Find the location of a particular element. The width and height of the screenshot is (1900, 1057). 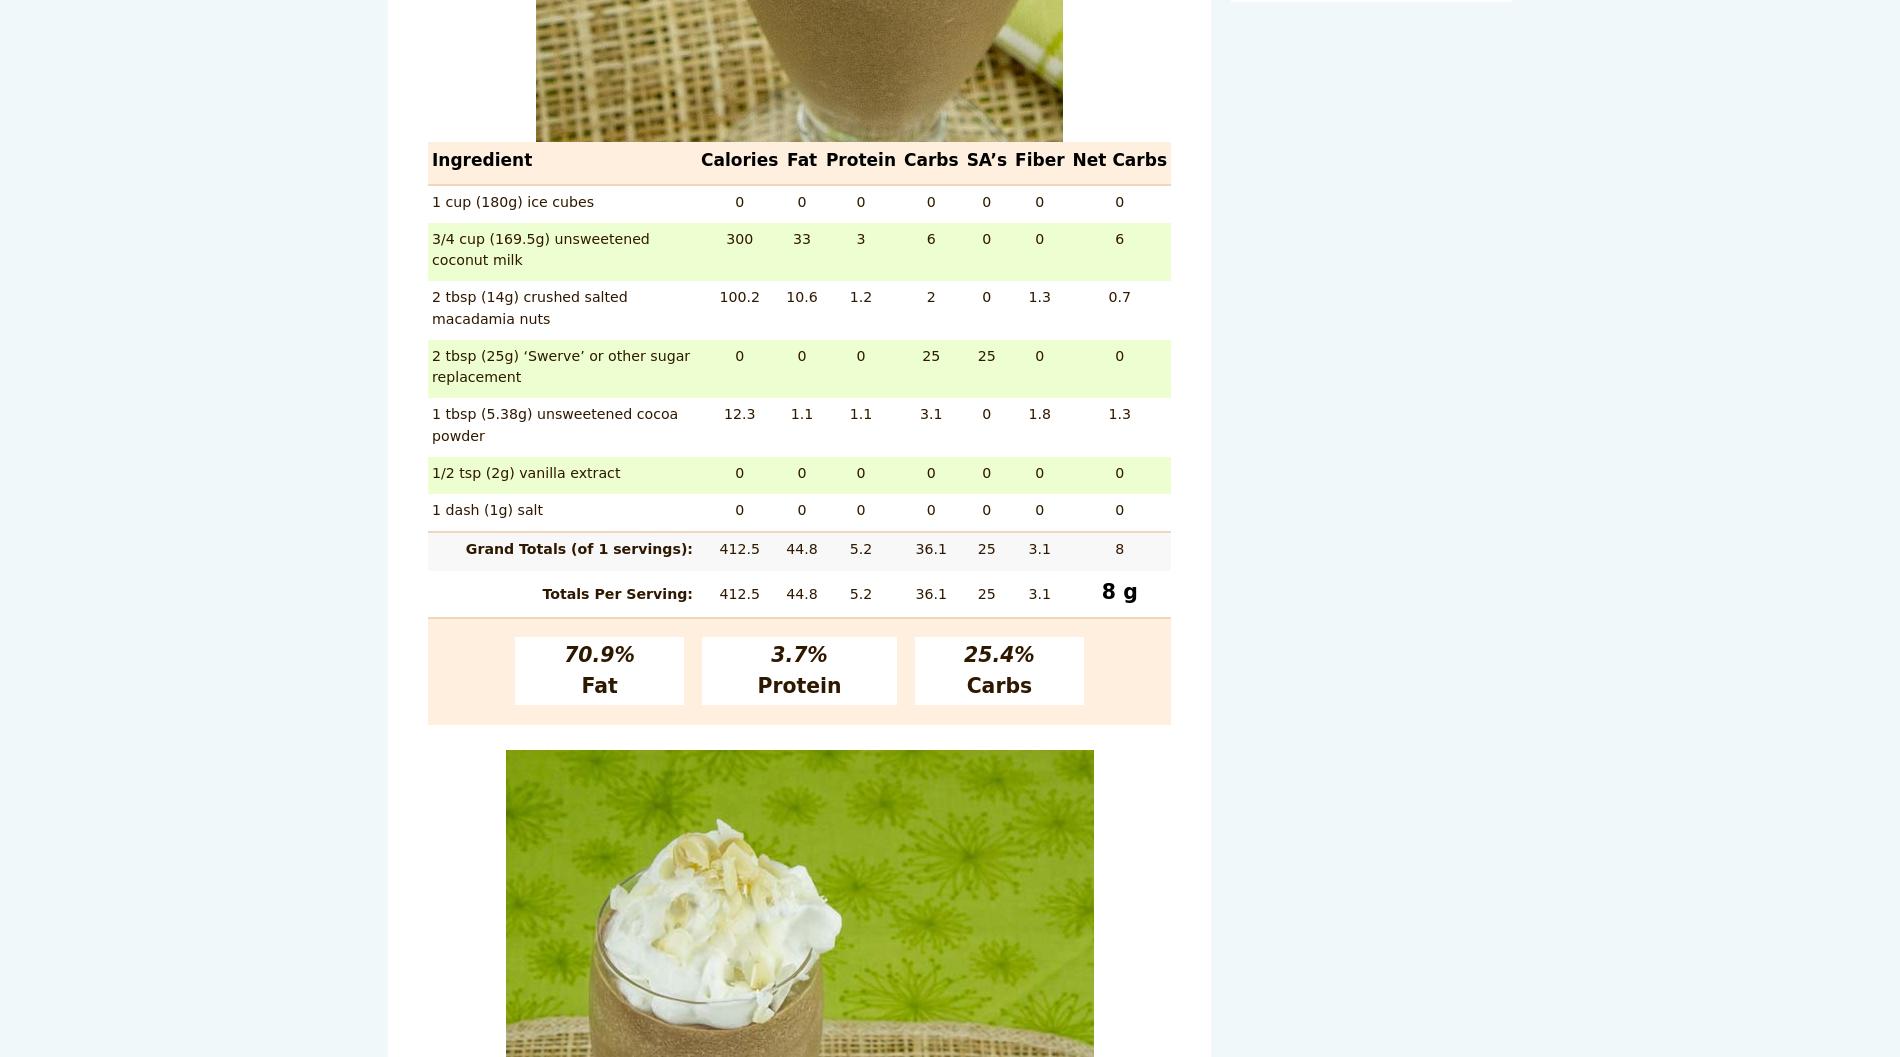

'Fiber' is located at coordinates (1039, 160).